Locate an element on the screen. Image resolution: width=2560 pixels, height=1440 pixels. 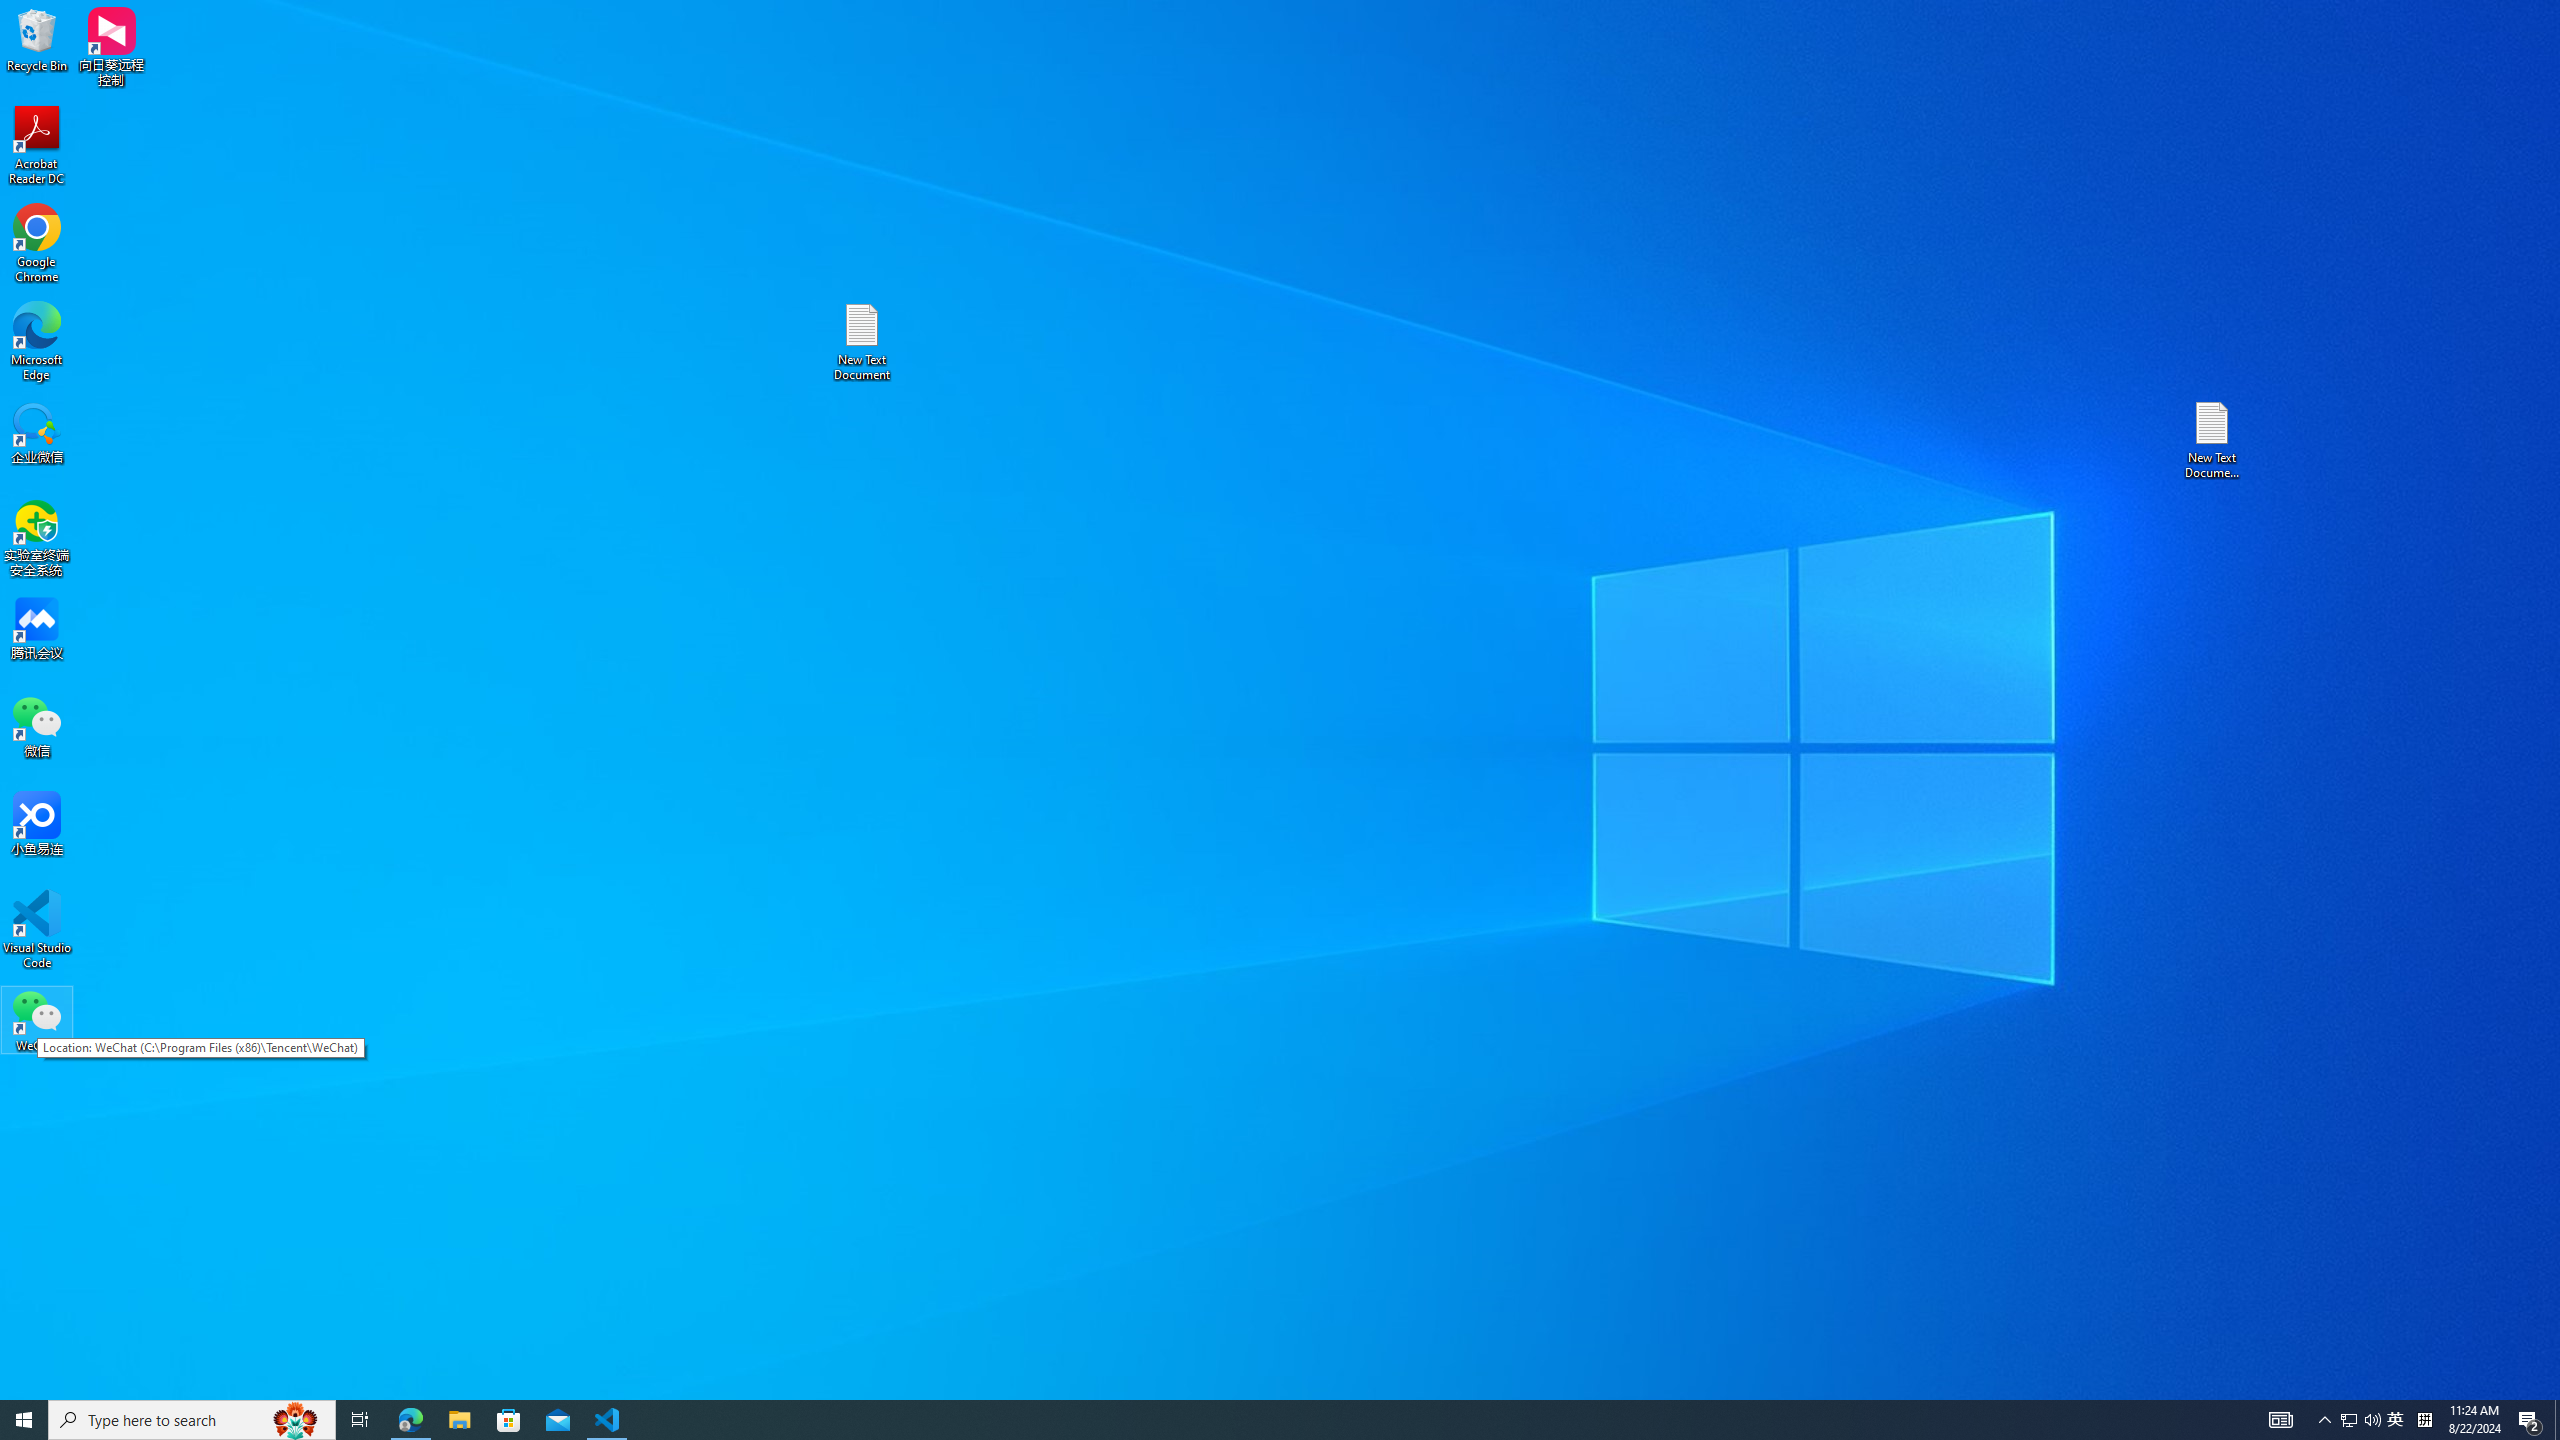
'Show desktop' is located at coordinates (2556, 1418).